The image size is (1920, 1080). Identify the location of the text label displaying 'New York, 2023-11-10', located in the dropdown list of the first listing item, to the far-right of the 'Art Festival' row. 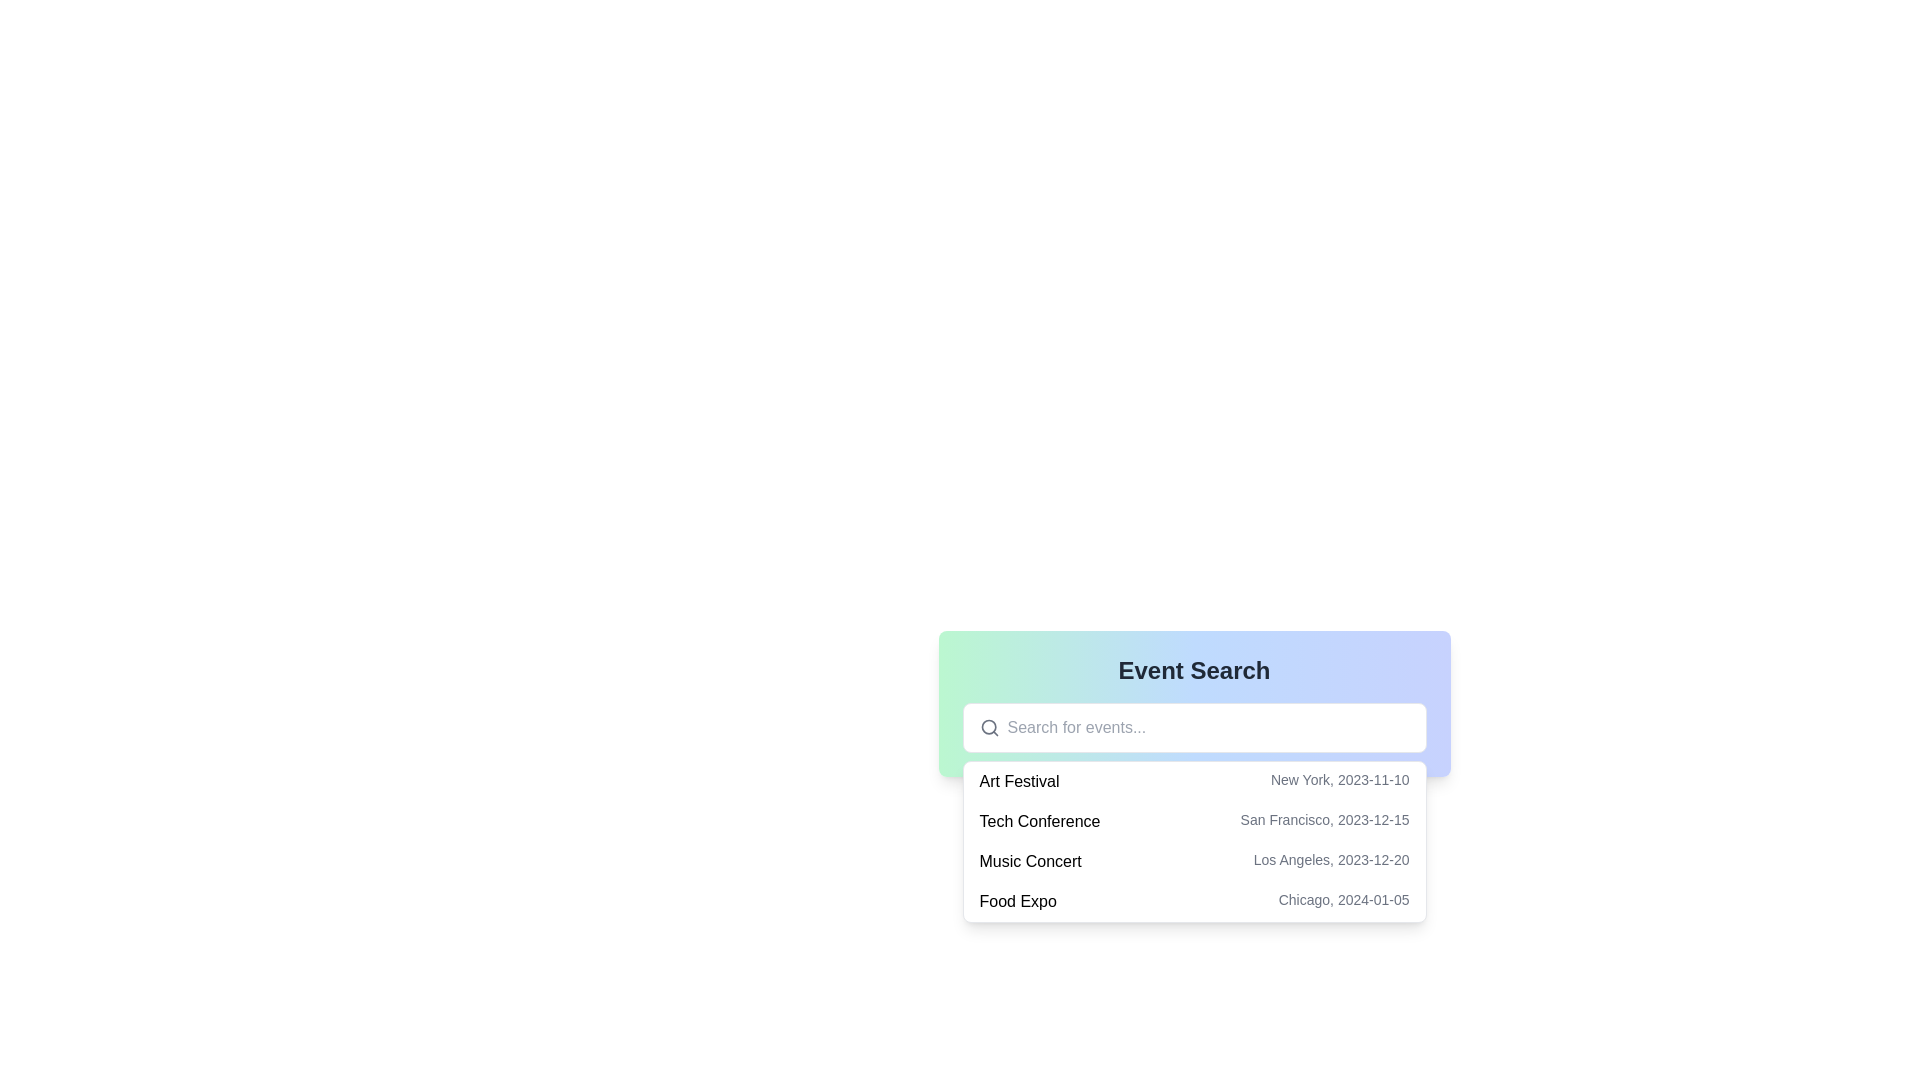
(1340, 781).